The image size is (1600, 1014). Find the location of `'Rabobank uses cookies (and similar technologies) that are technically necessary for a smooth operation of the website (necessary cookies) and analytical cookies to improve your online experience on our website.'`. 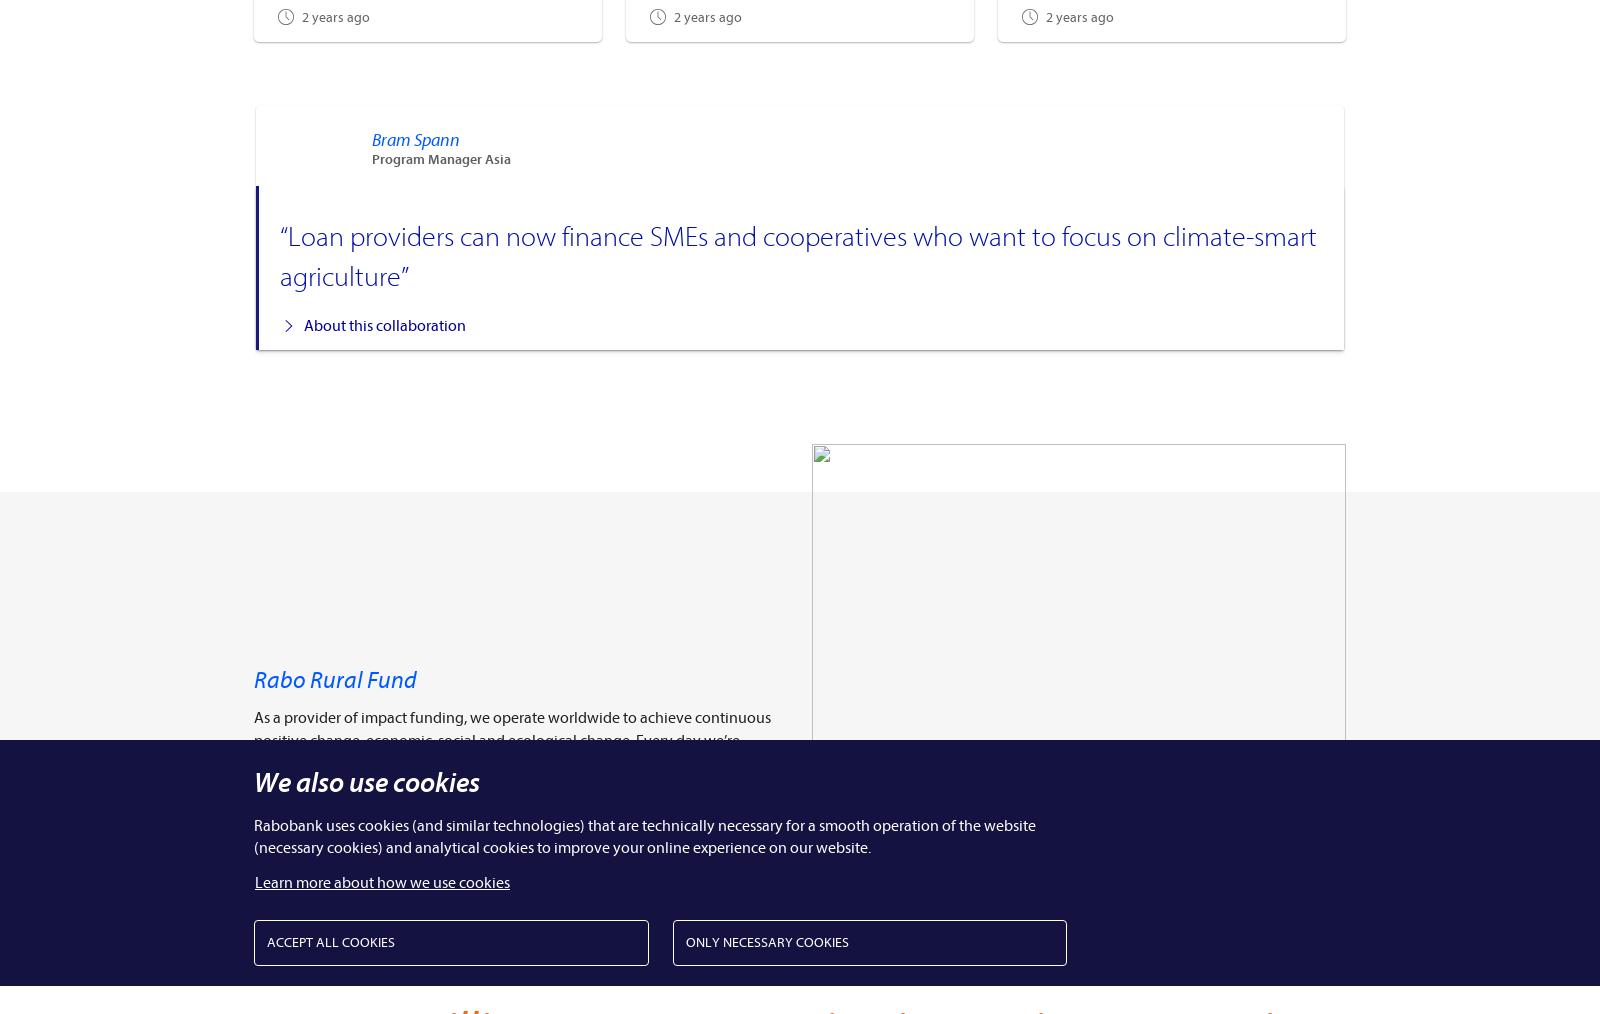

'Rabobank uses cookies (and similar technologies) that are technically necessary for a smooth operation of the website (necessary cookies) and analytical cookies to improve your online experience on our website.' is located at coordinates (644, 836).